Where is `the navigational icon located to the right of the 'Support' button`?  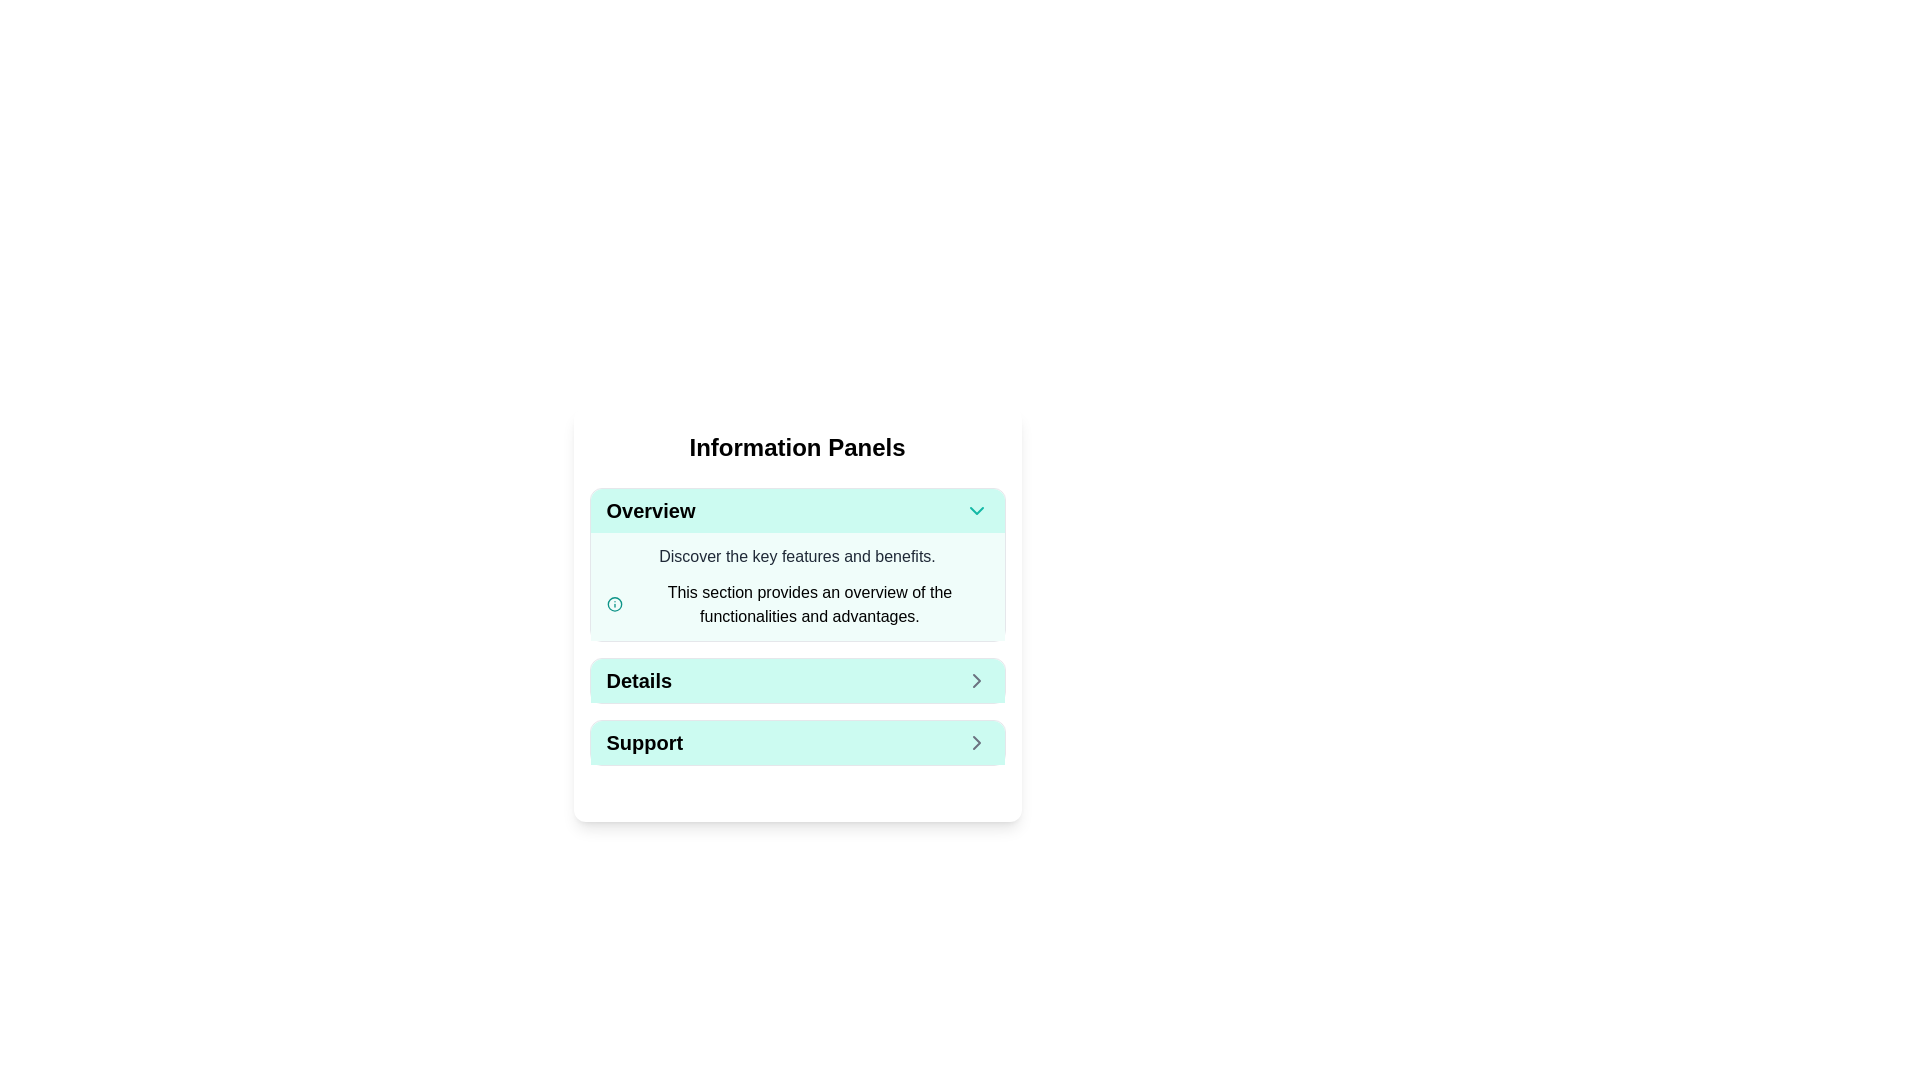 the navigational icon located to the right of the 'Support' button is located at coordinates (976, 743).